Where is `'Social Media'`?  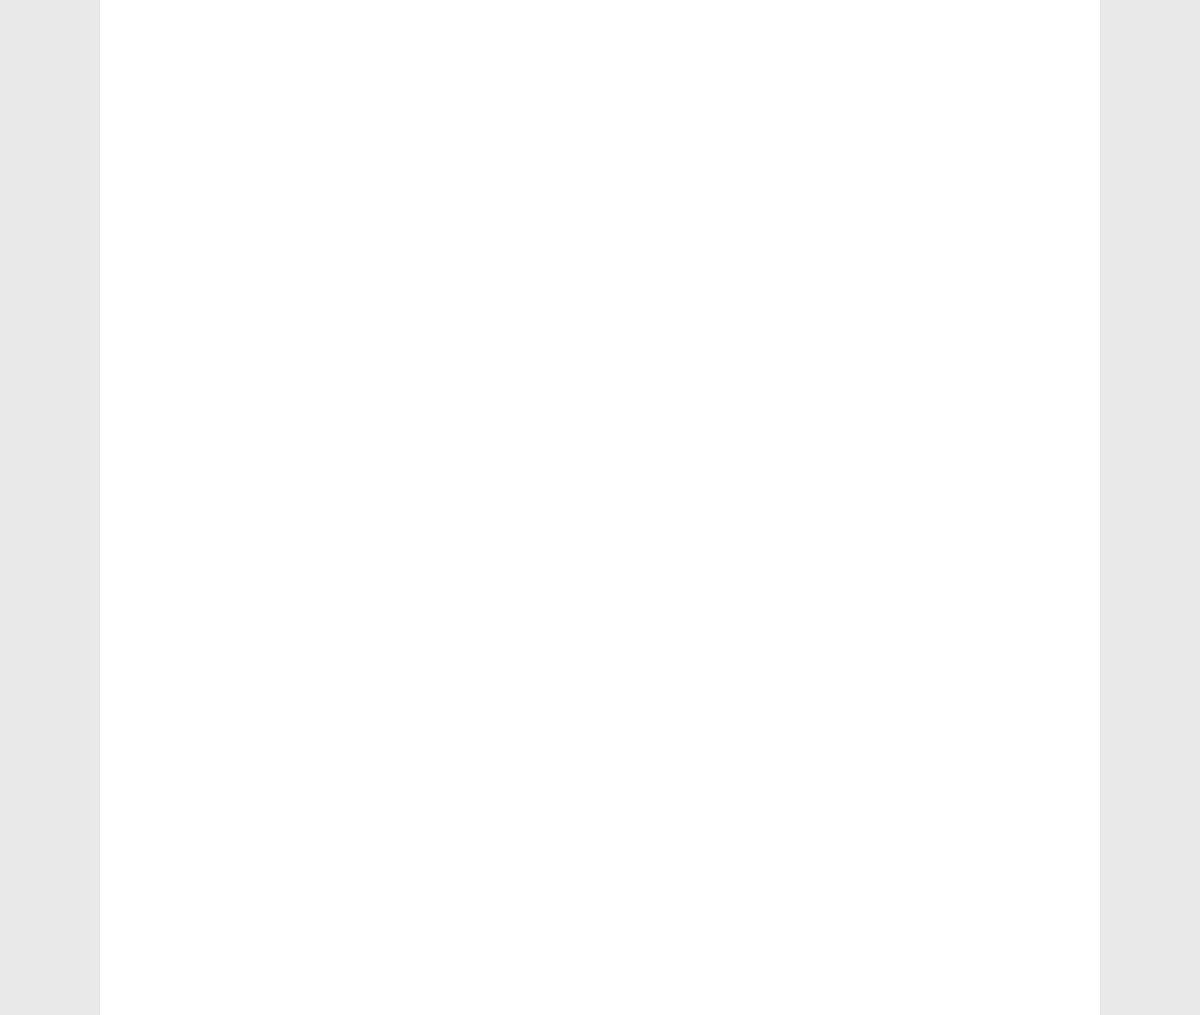 'Social Media' is located at coordinates (193, 997).